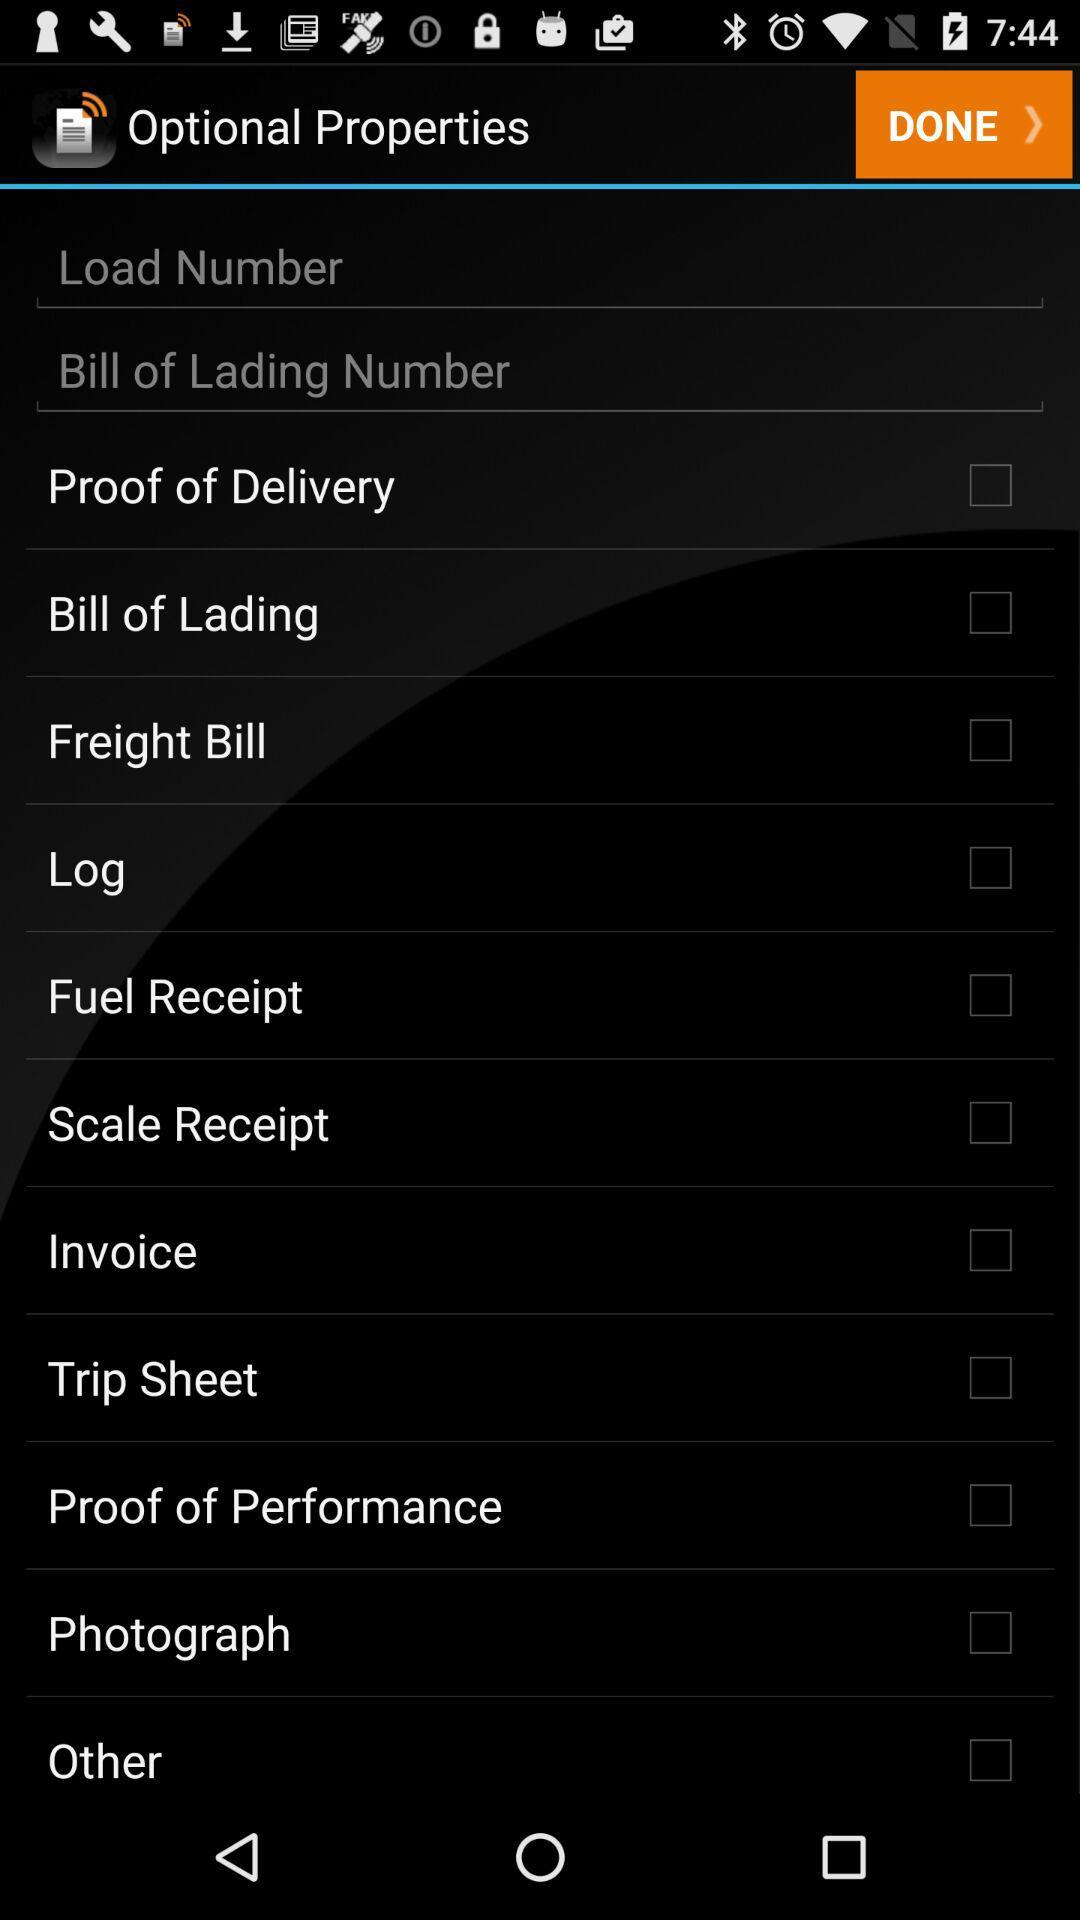 This screenshot has width=1080, height=1920. What do you see at coordinates (540, 1744) in the screenshot?
I see `other checkbox` at bounding box center [540, 1744].